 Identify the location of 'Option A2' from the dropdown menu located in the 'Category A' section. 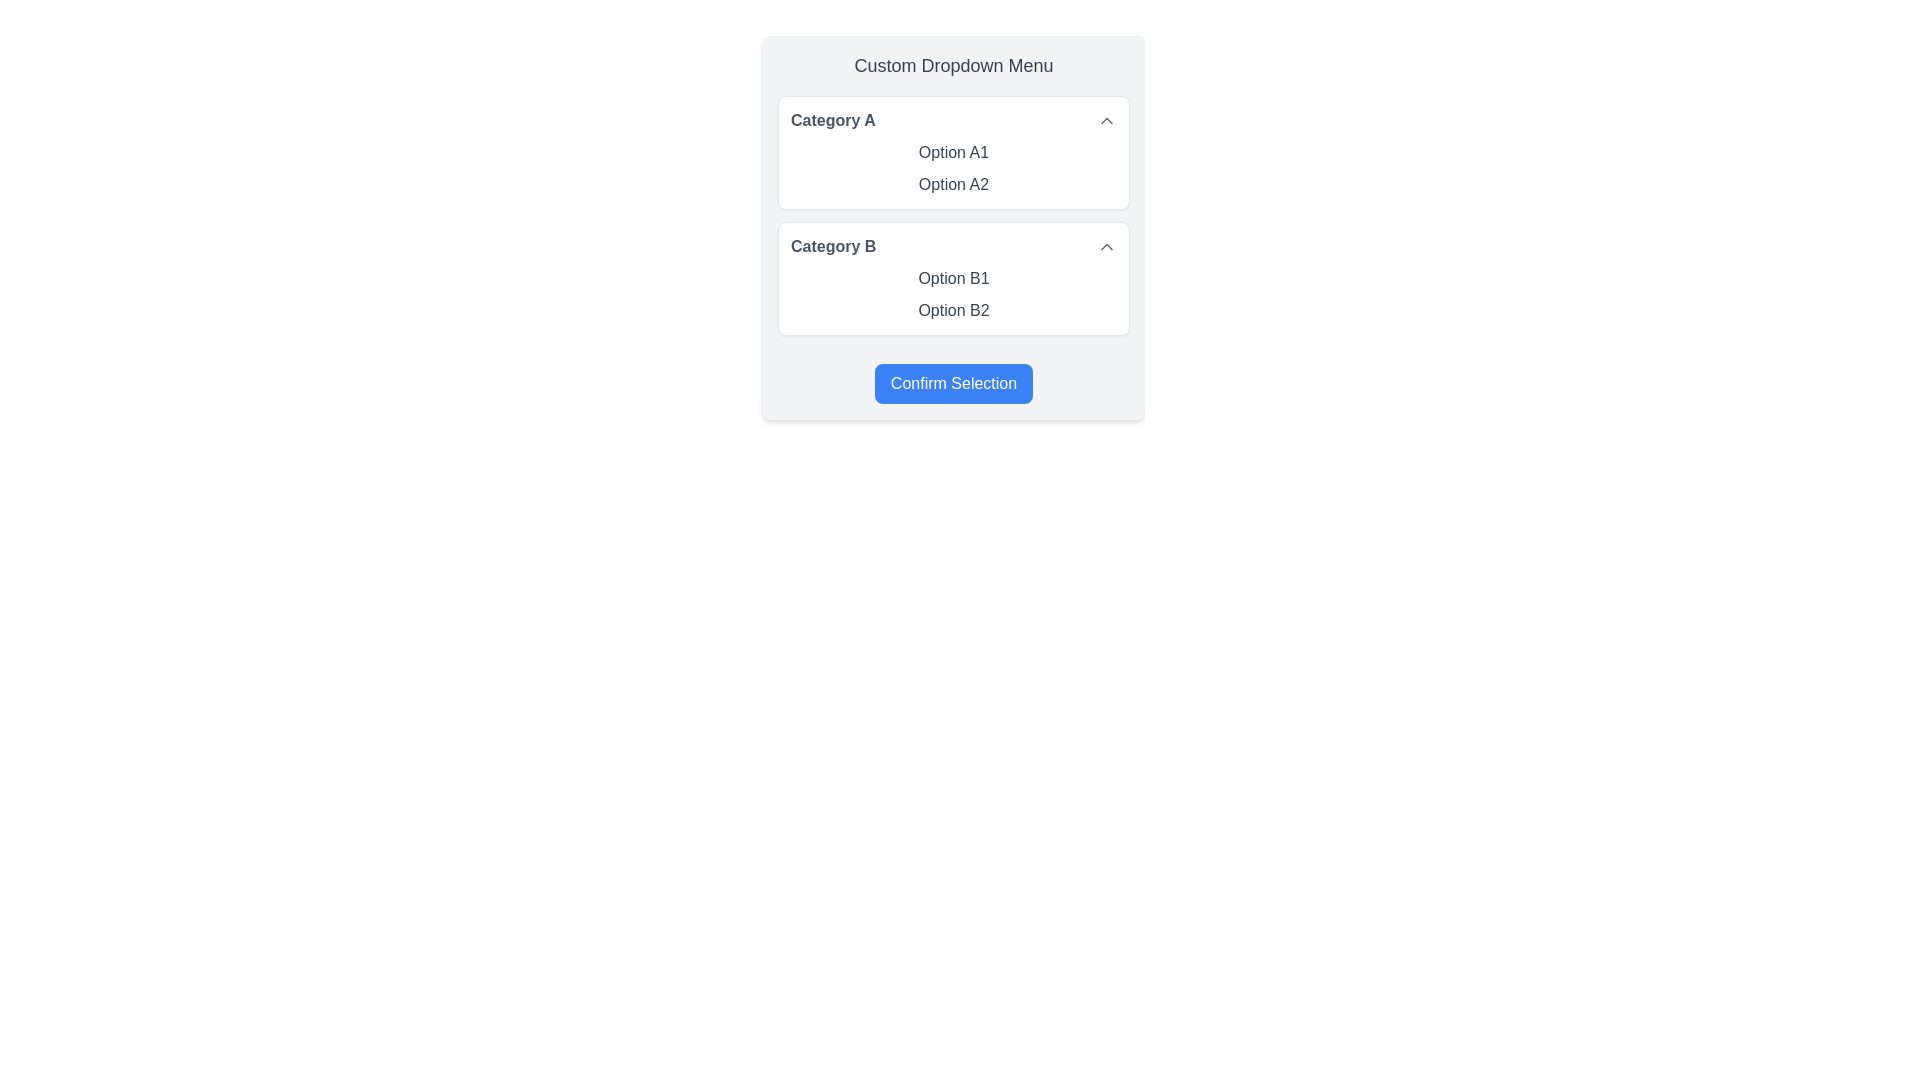
(953, 168).